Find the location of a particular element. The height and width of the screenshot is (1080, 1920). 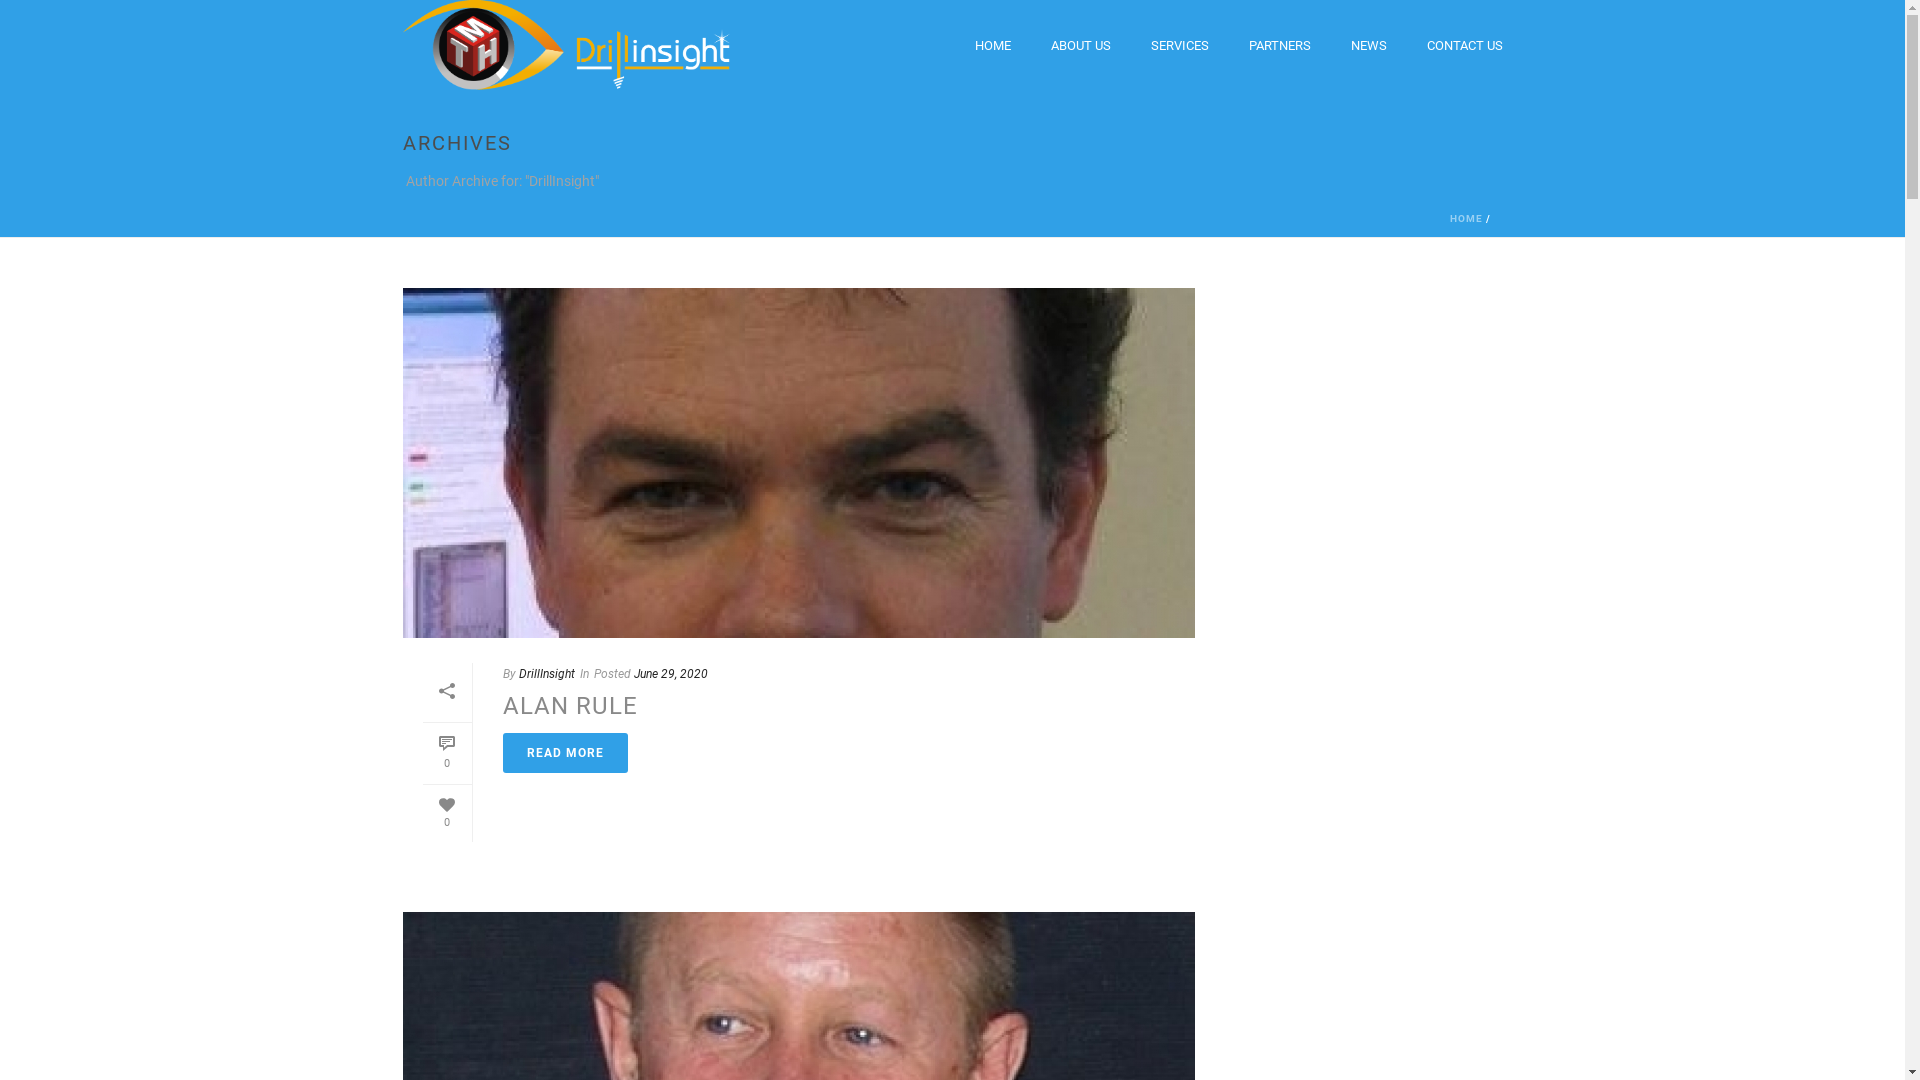

'Alan Rule' is located at coordinates (796, 462).